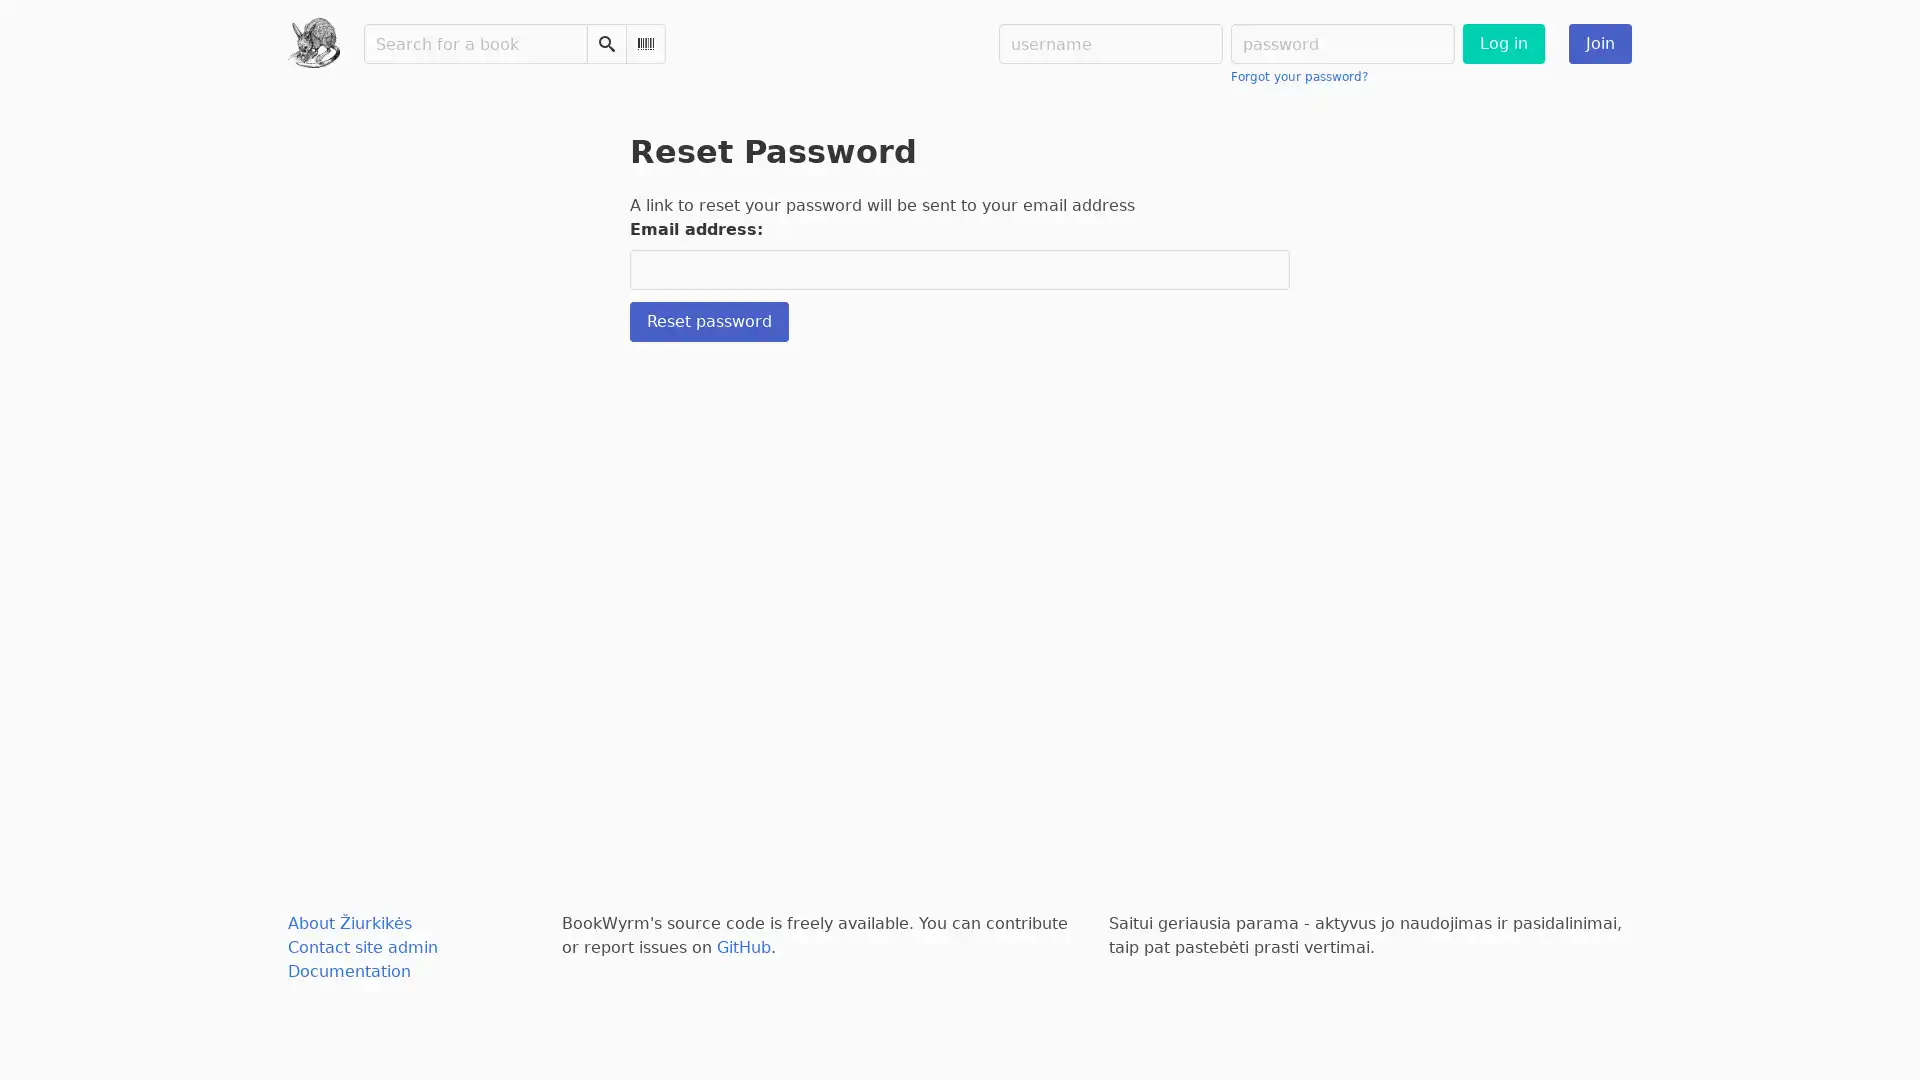  What do you see at coordinates (644, 43) in the screenshot?
I see `Scan Barcode` at bounding box center [644, 43].